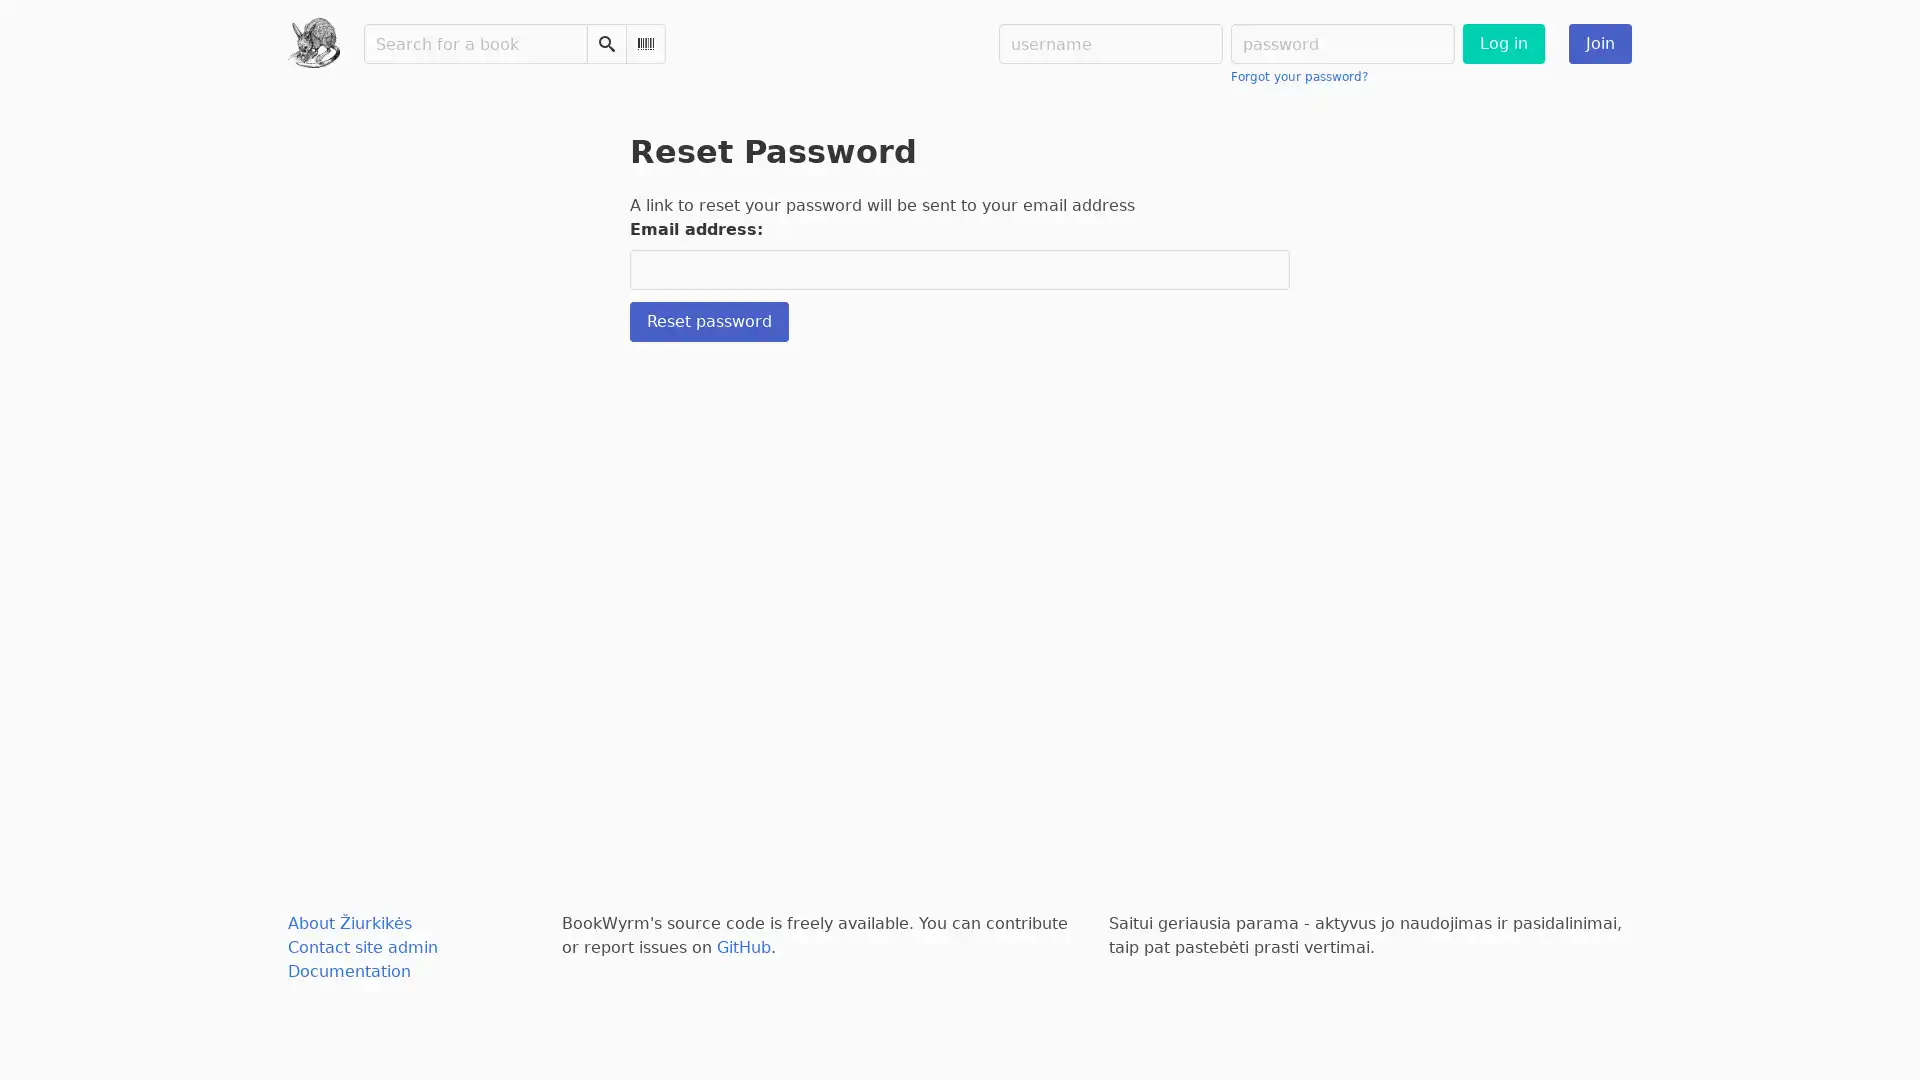  What do you see at coordinates (644, 43) in the screenshot?
I see `Scan Barcode` at bounding box center [644, 43].